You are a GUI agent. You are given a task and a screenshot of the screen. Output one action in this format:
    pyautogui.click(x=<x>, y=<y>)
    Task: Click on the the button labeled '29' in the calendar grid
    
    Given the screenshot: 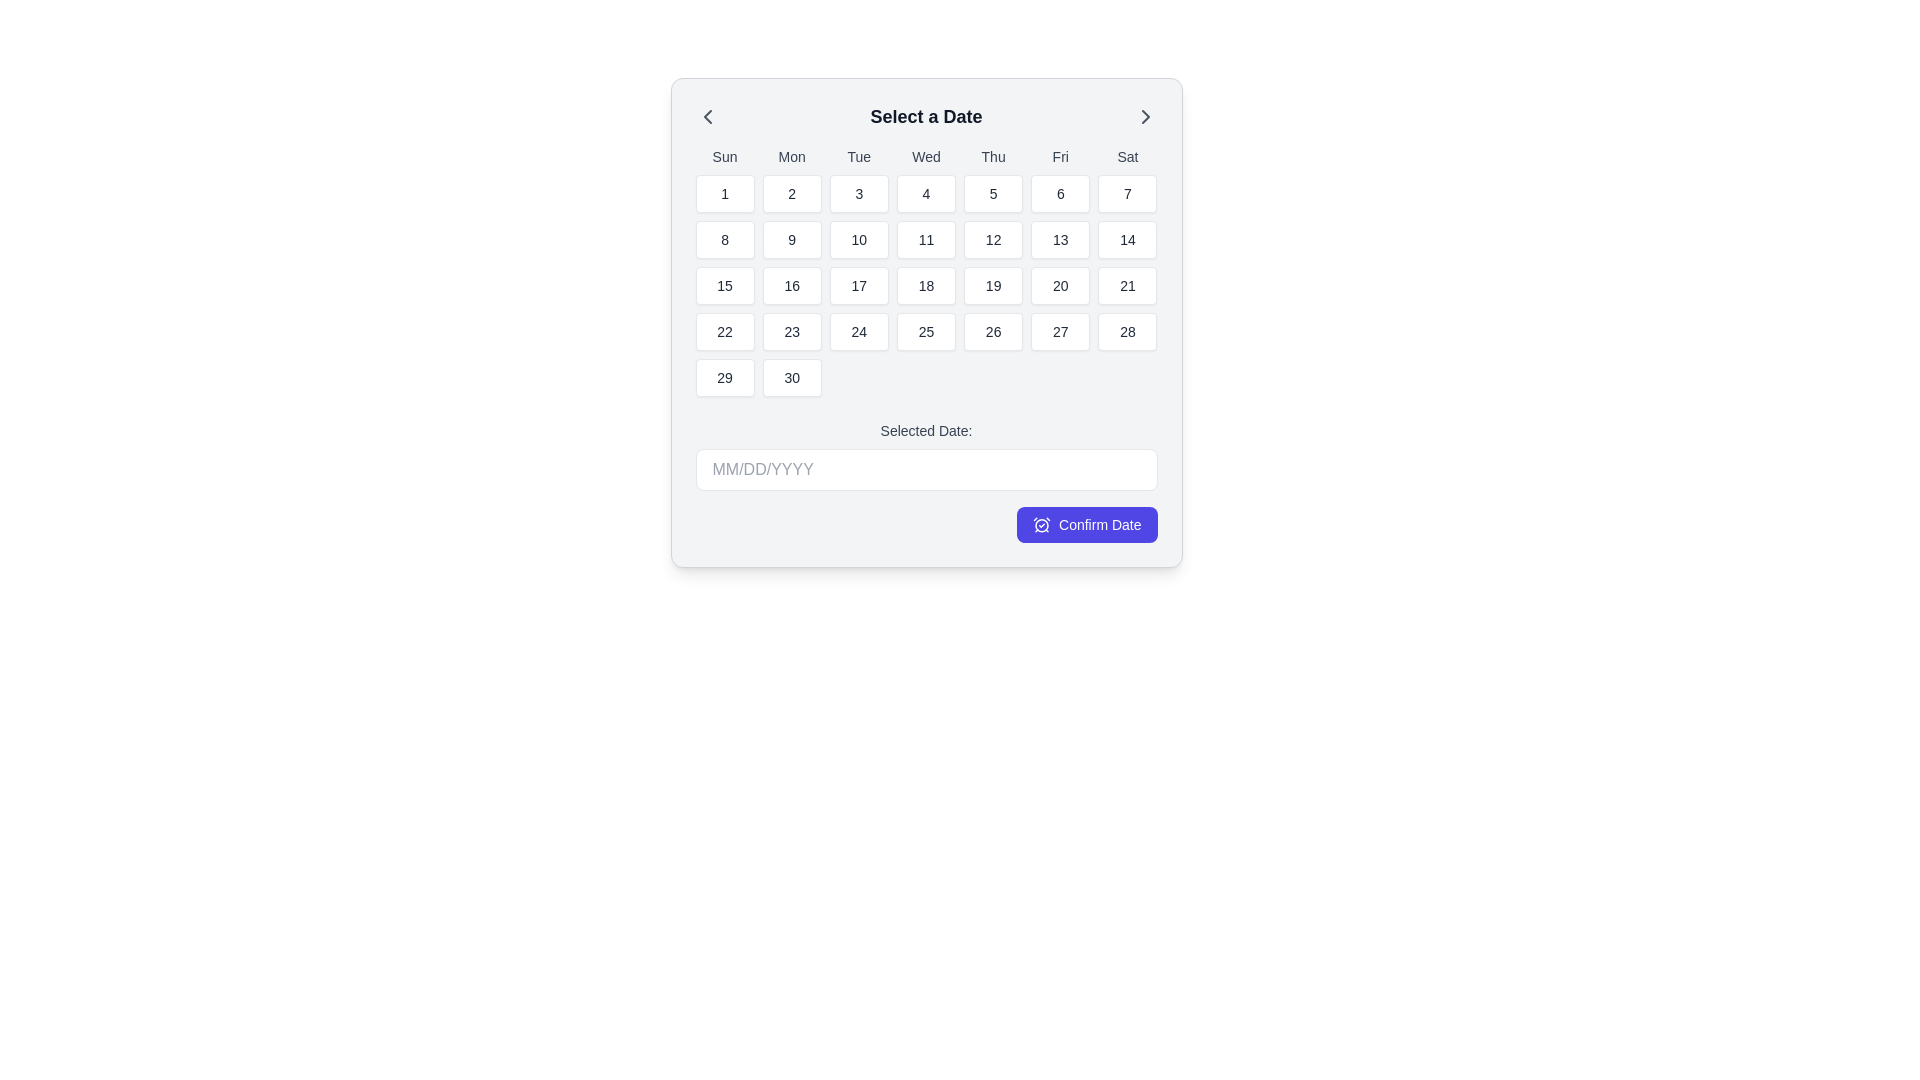 What is the action you would take?
    pyautogui.click(x=723, y=378)
    